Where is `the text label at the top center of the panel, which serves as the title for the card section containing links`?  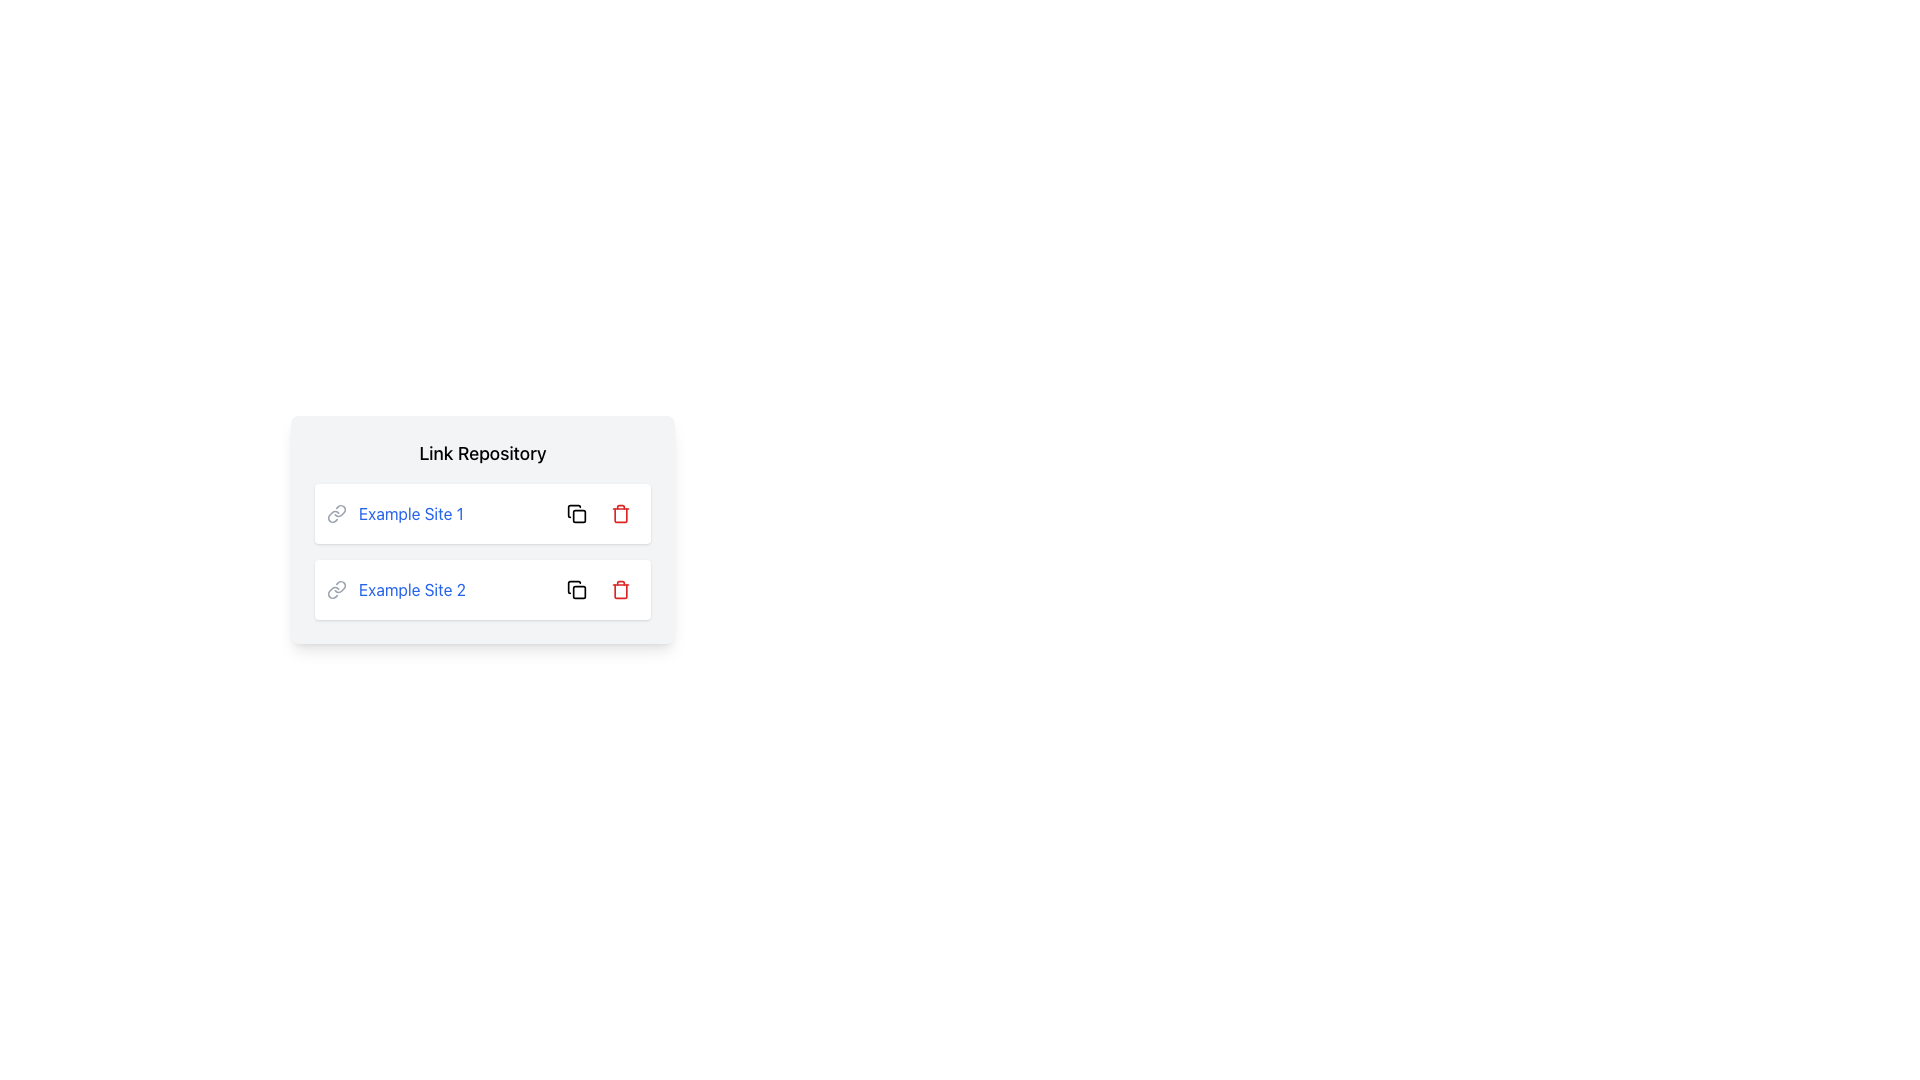 the text label at the top center of the panel, which serves as the title for the card section containing links is located at coordinates (483, 454).